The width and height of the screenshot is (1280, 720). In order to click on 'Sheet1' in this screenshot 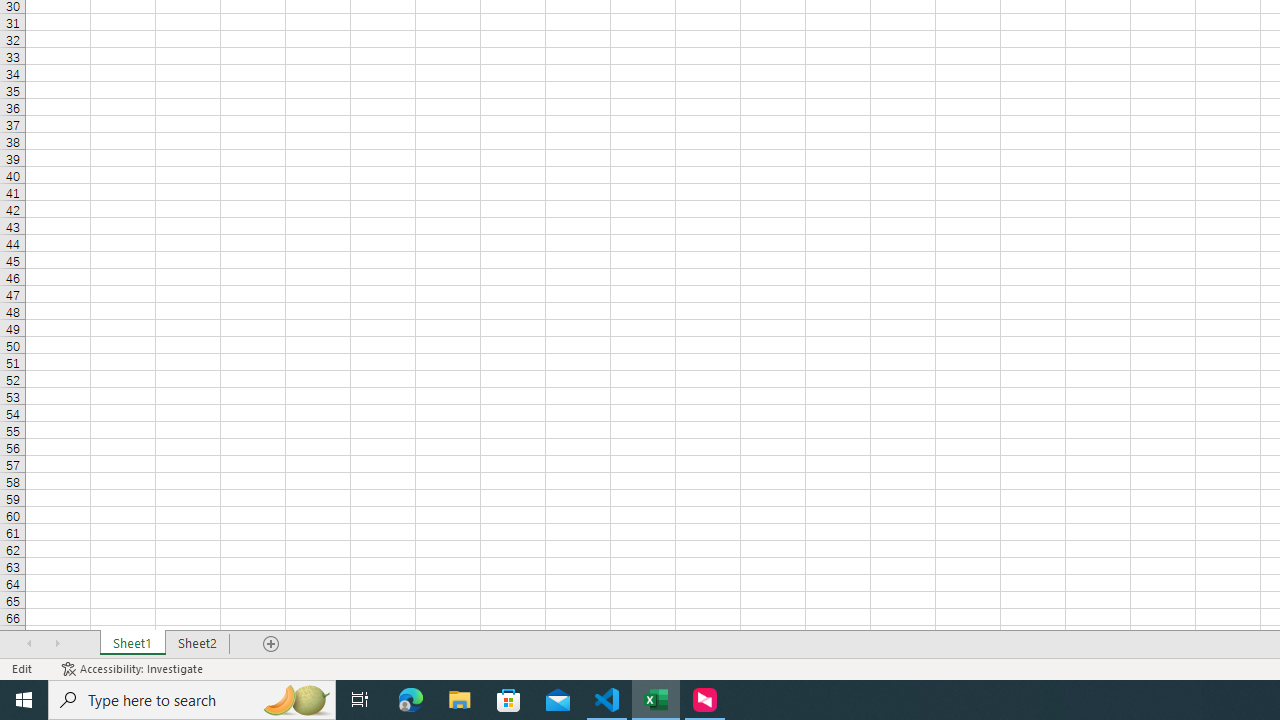, I will do `click(131, 644)`.